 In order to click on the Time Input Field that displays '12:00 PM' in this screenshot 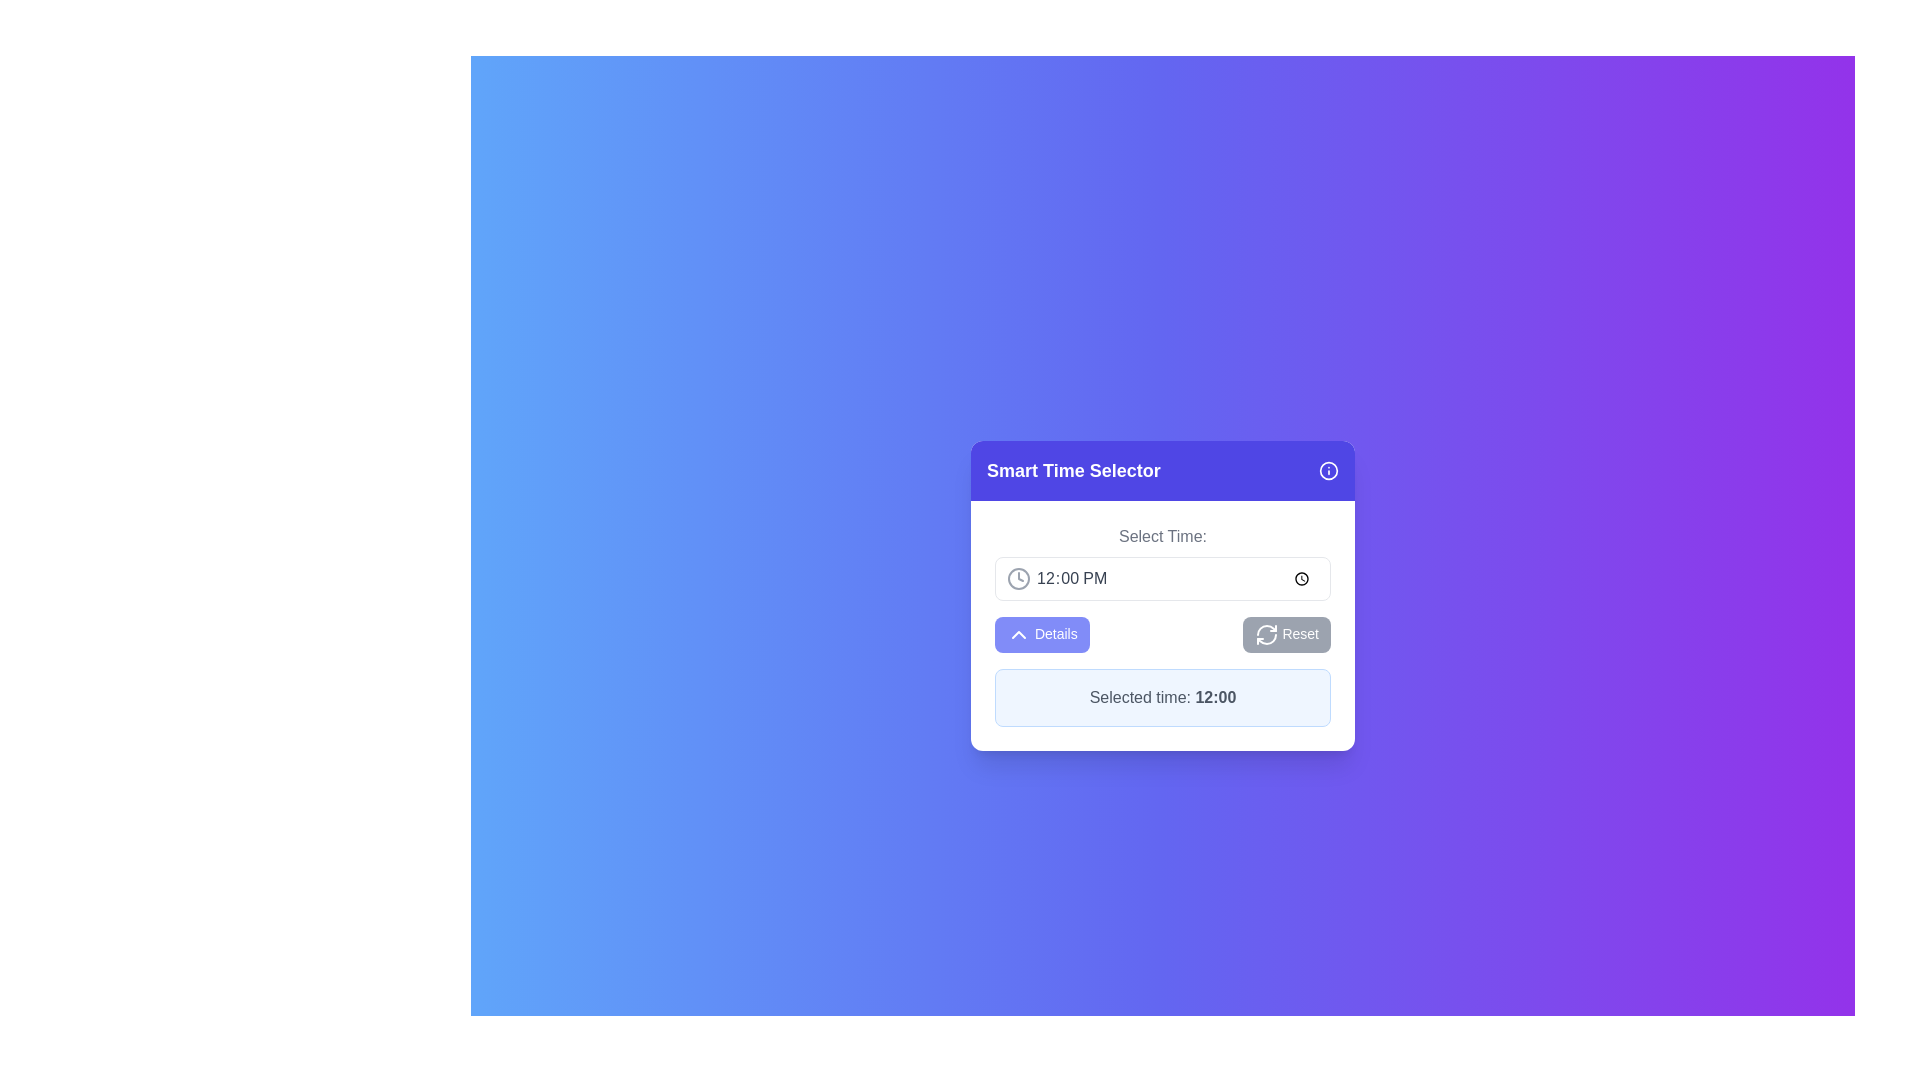, I will do `click(1162, 578)`.